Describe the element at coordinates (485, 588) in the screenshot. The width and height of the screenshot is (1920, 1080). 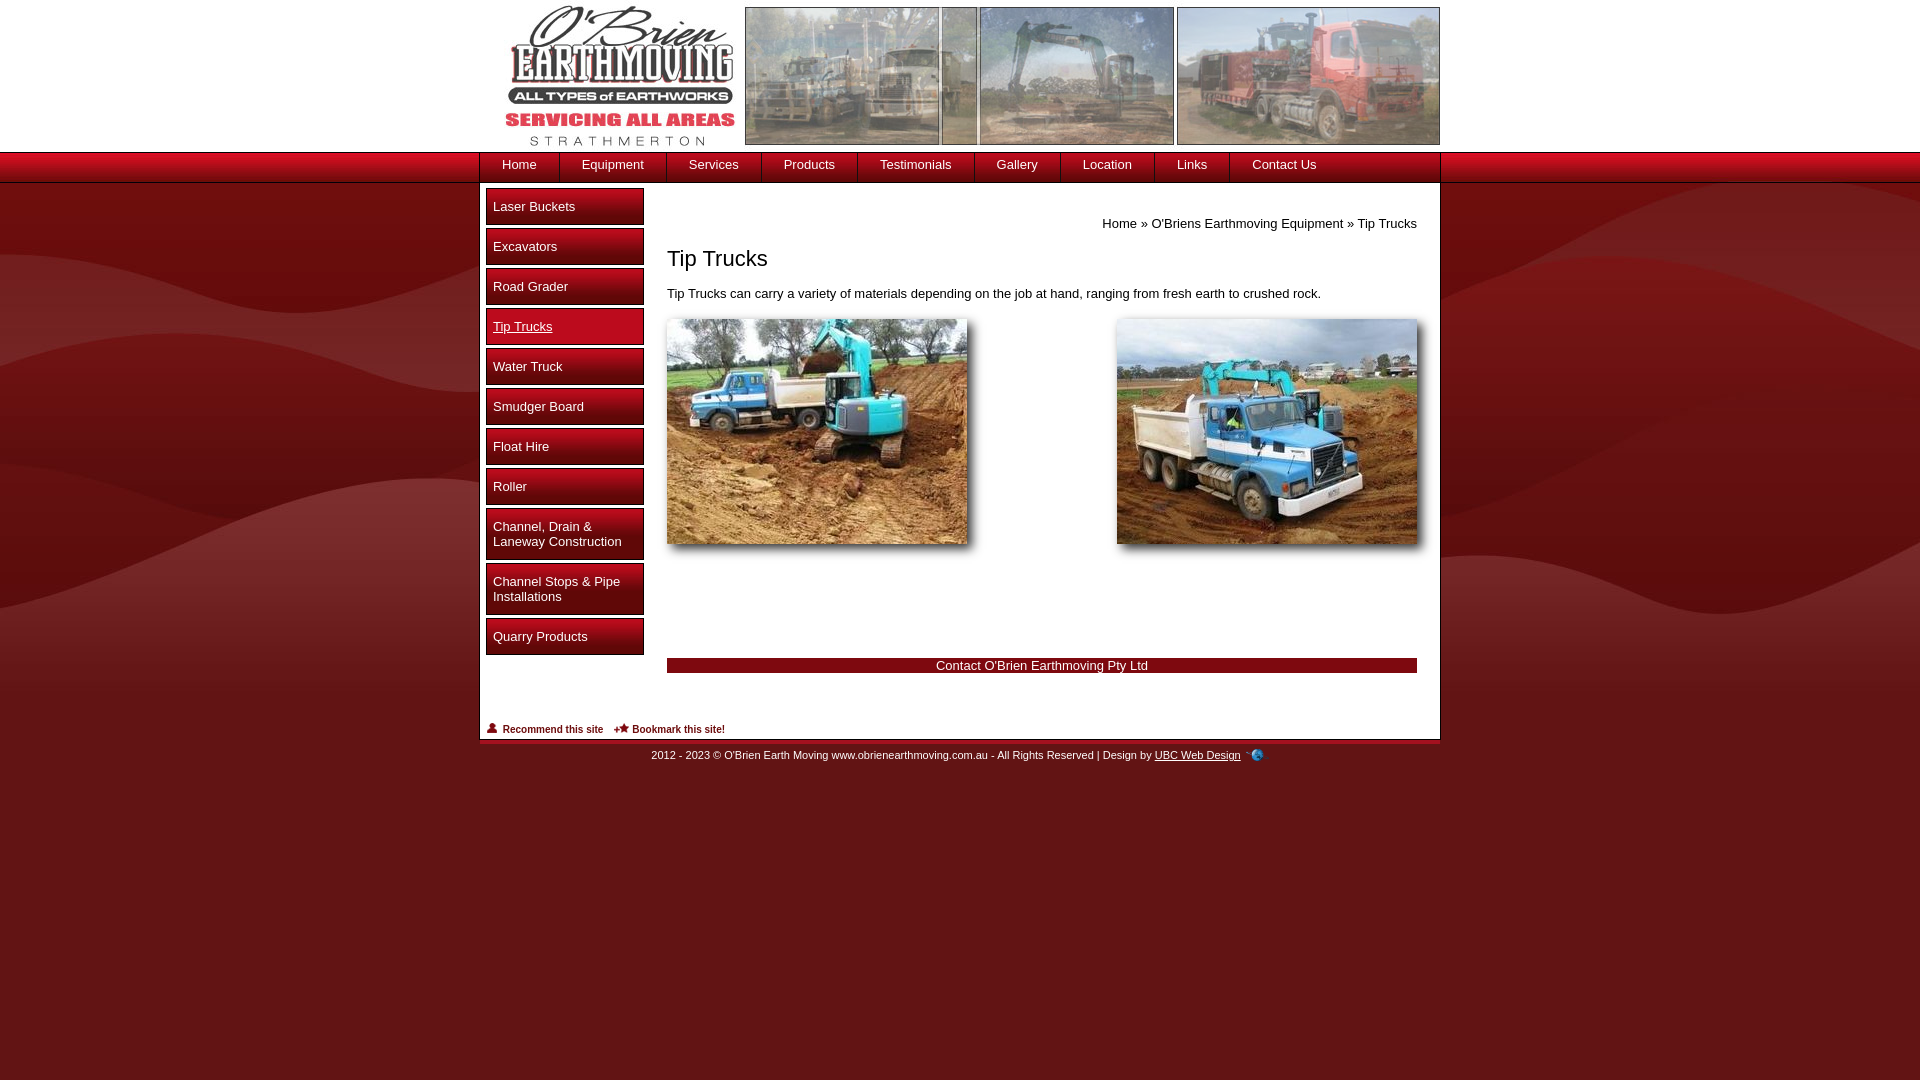
I see `'Channel Stops & Pipe Installations'` at that location.